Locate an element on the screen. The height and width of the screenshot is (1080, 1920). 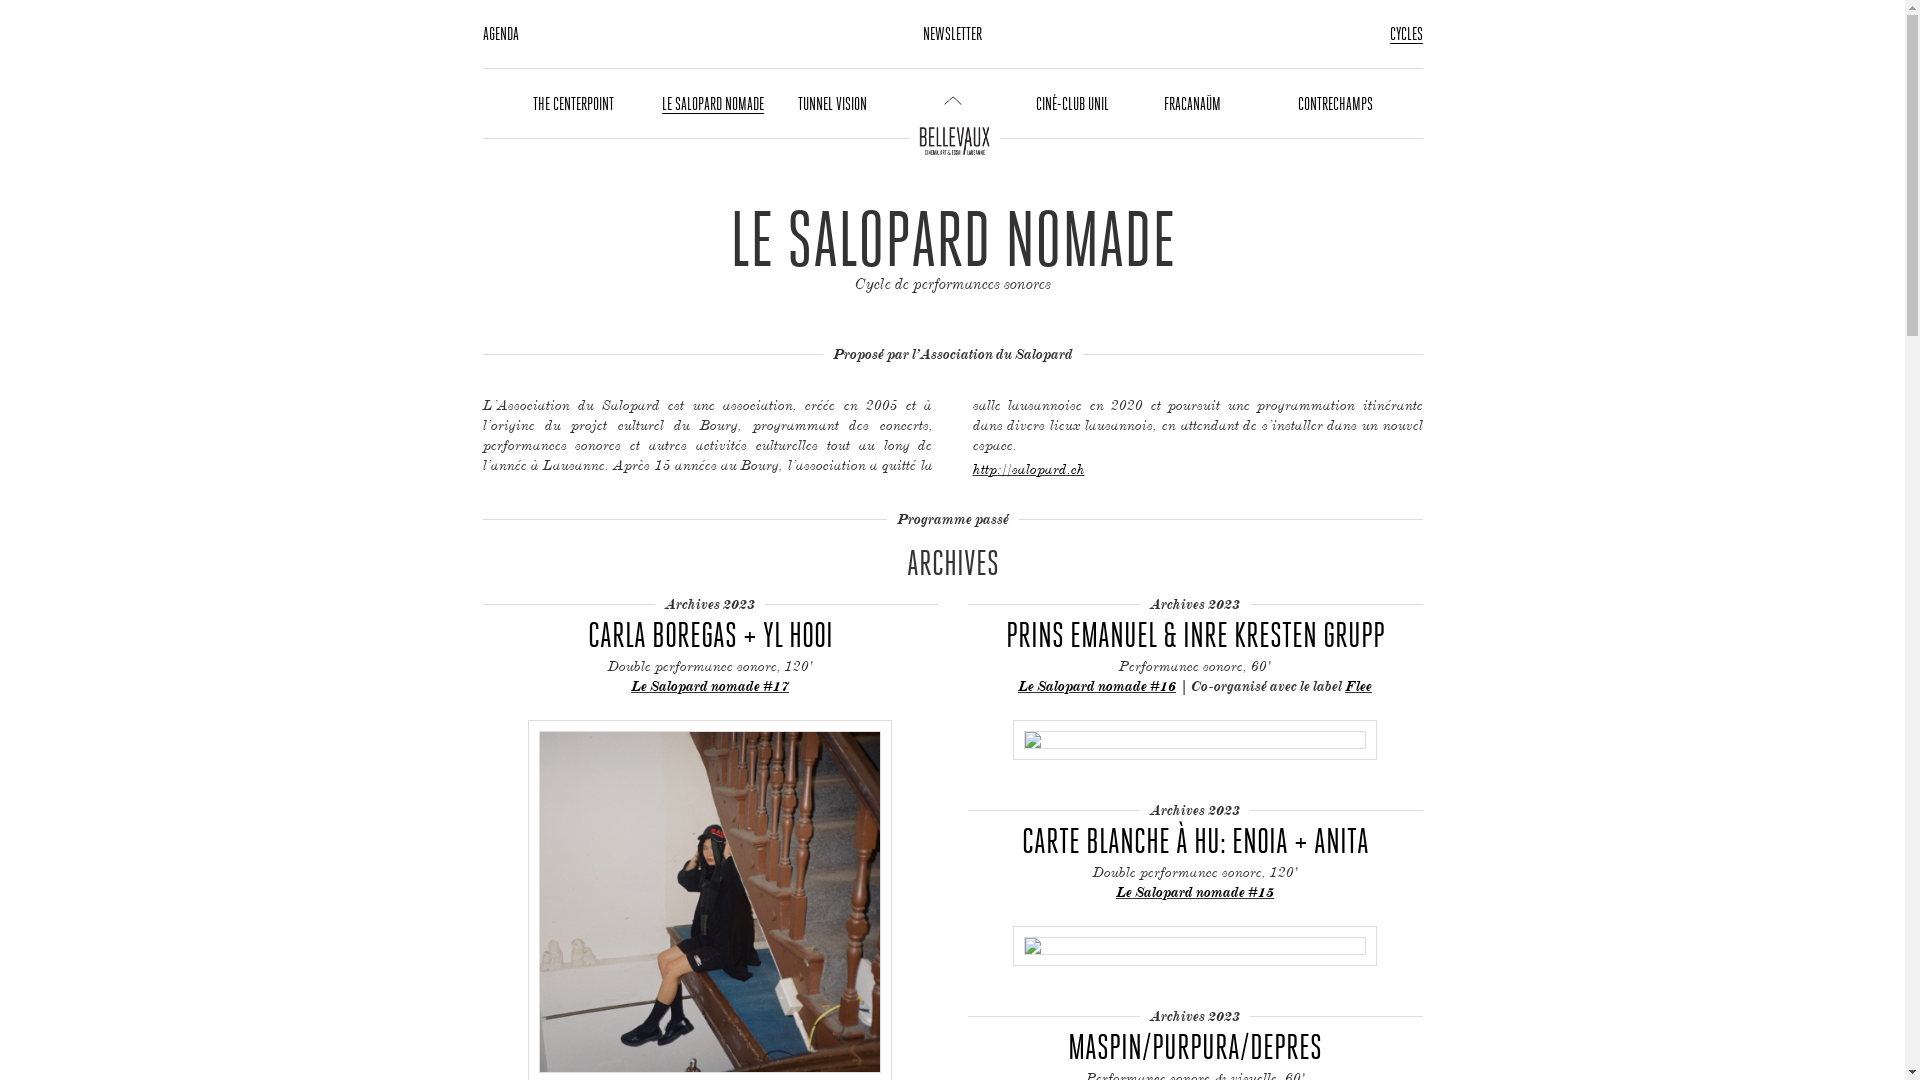
'TUNNEL VISION' is located at coordinates (832, 103).